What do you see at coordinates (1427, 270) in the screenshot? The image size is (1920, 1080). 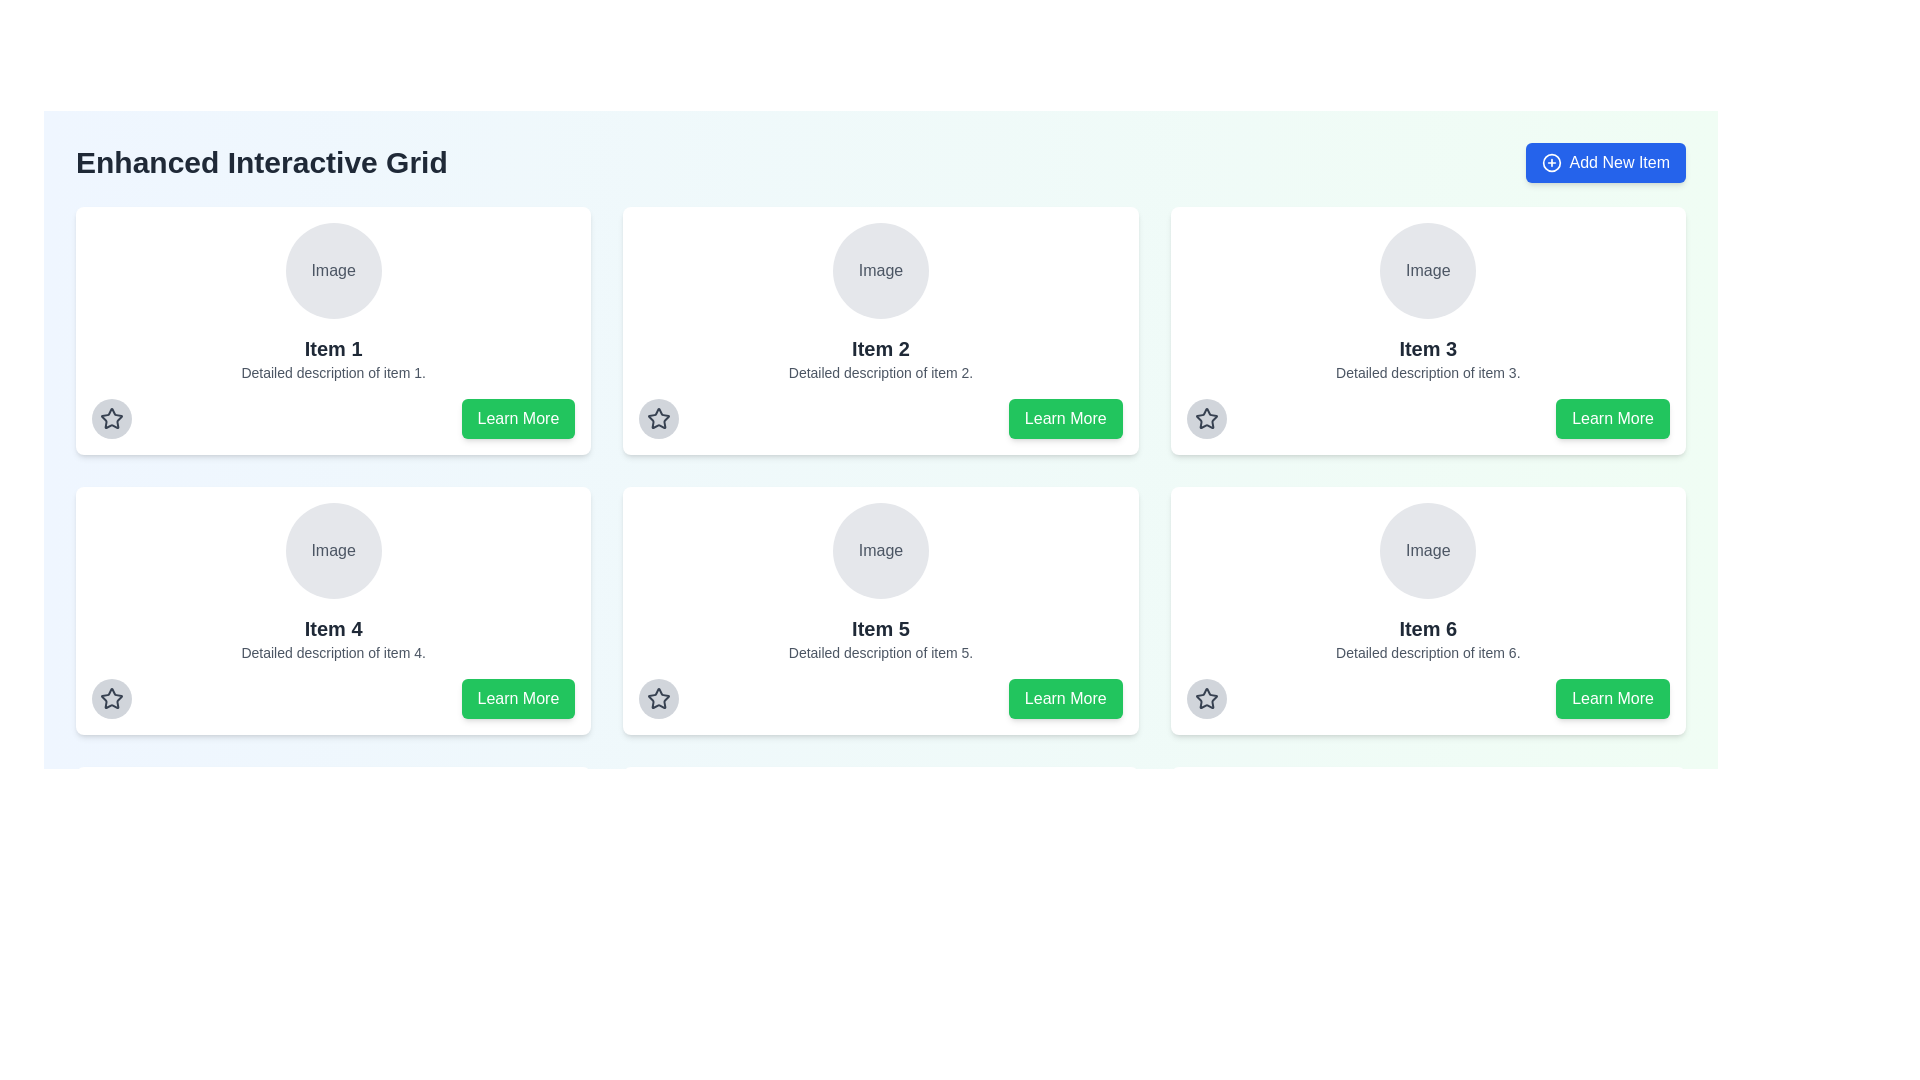 I see `the image placeholder located at the top center of 'Item 3' card in the grid layout` at bounding box center [1427, 270].